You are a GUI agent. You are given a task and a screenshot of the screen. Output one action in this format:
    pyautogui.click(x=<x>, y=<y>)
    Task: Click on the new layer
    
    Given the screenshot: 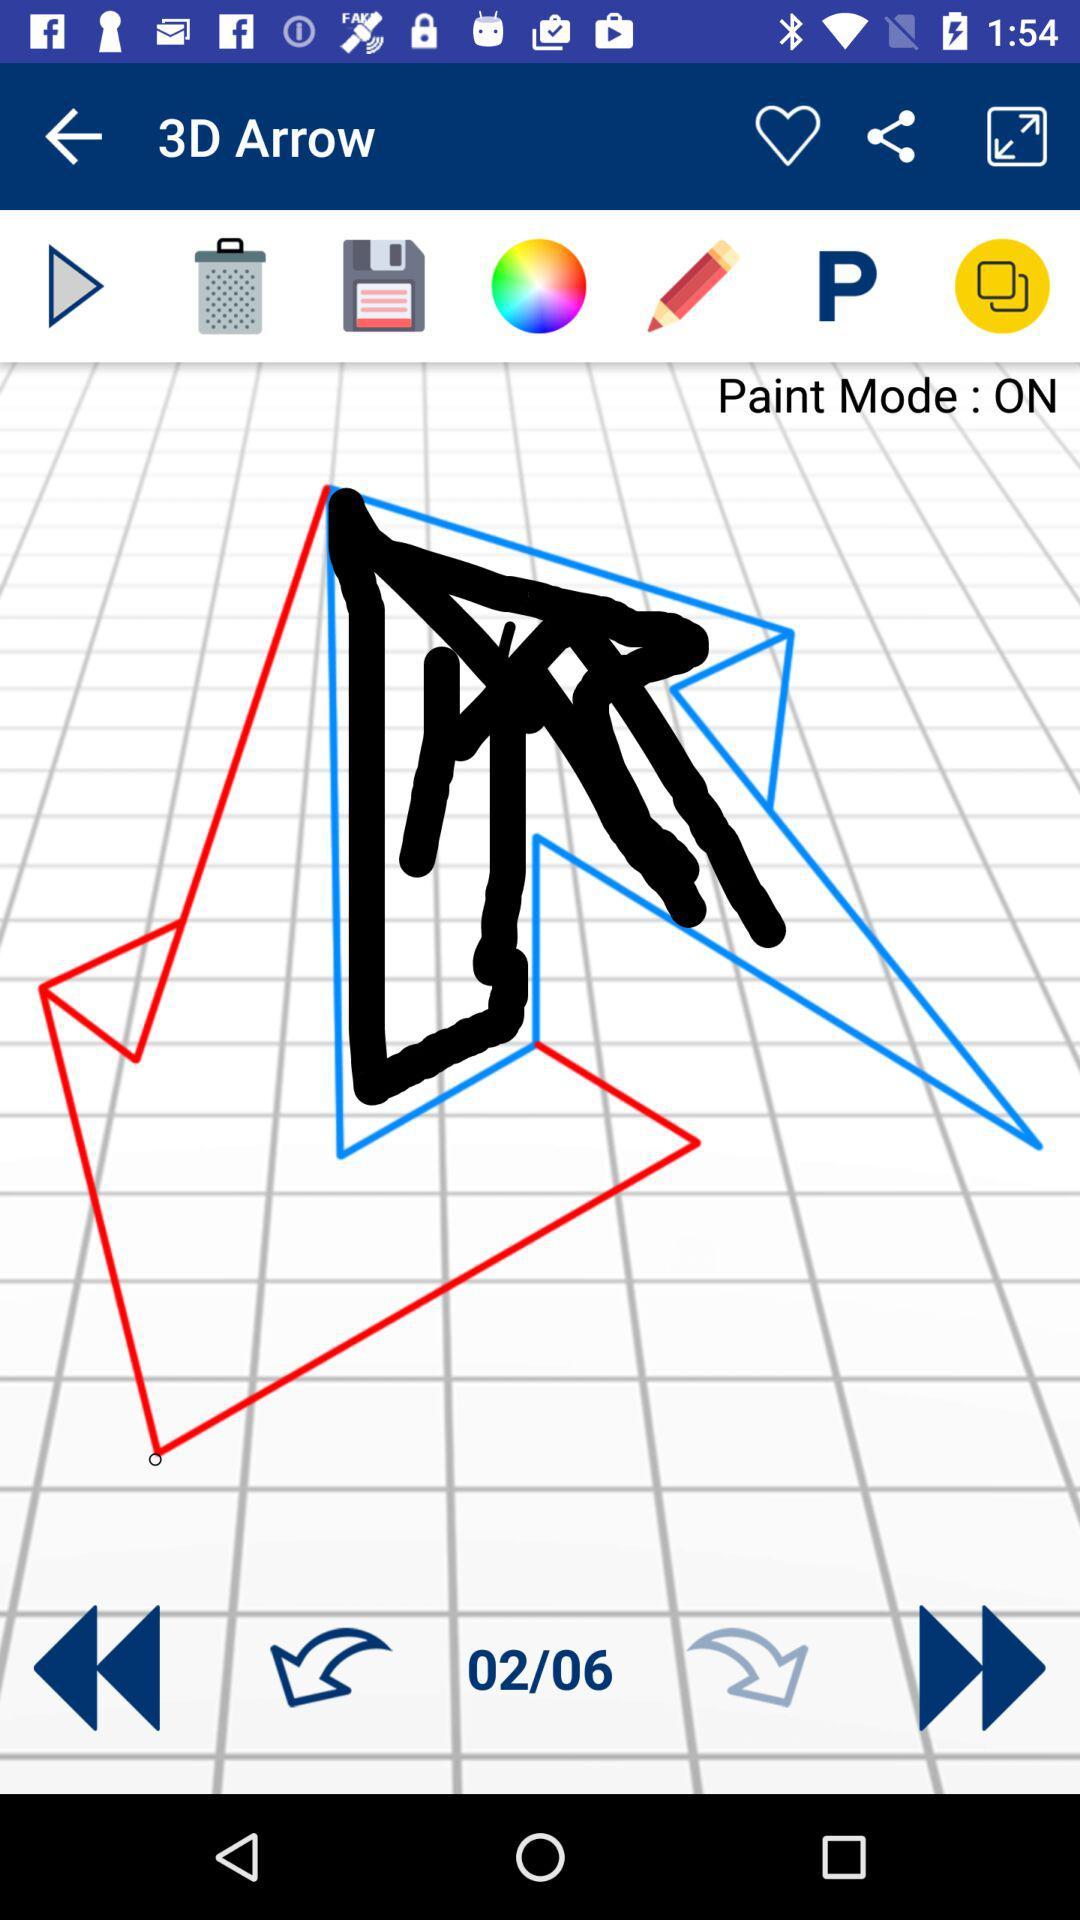 What is the action you would take?
    pyautogui.click(x=1002, y=285)
    